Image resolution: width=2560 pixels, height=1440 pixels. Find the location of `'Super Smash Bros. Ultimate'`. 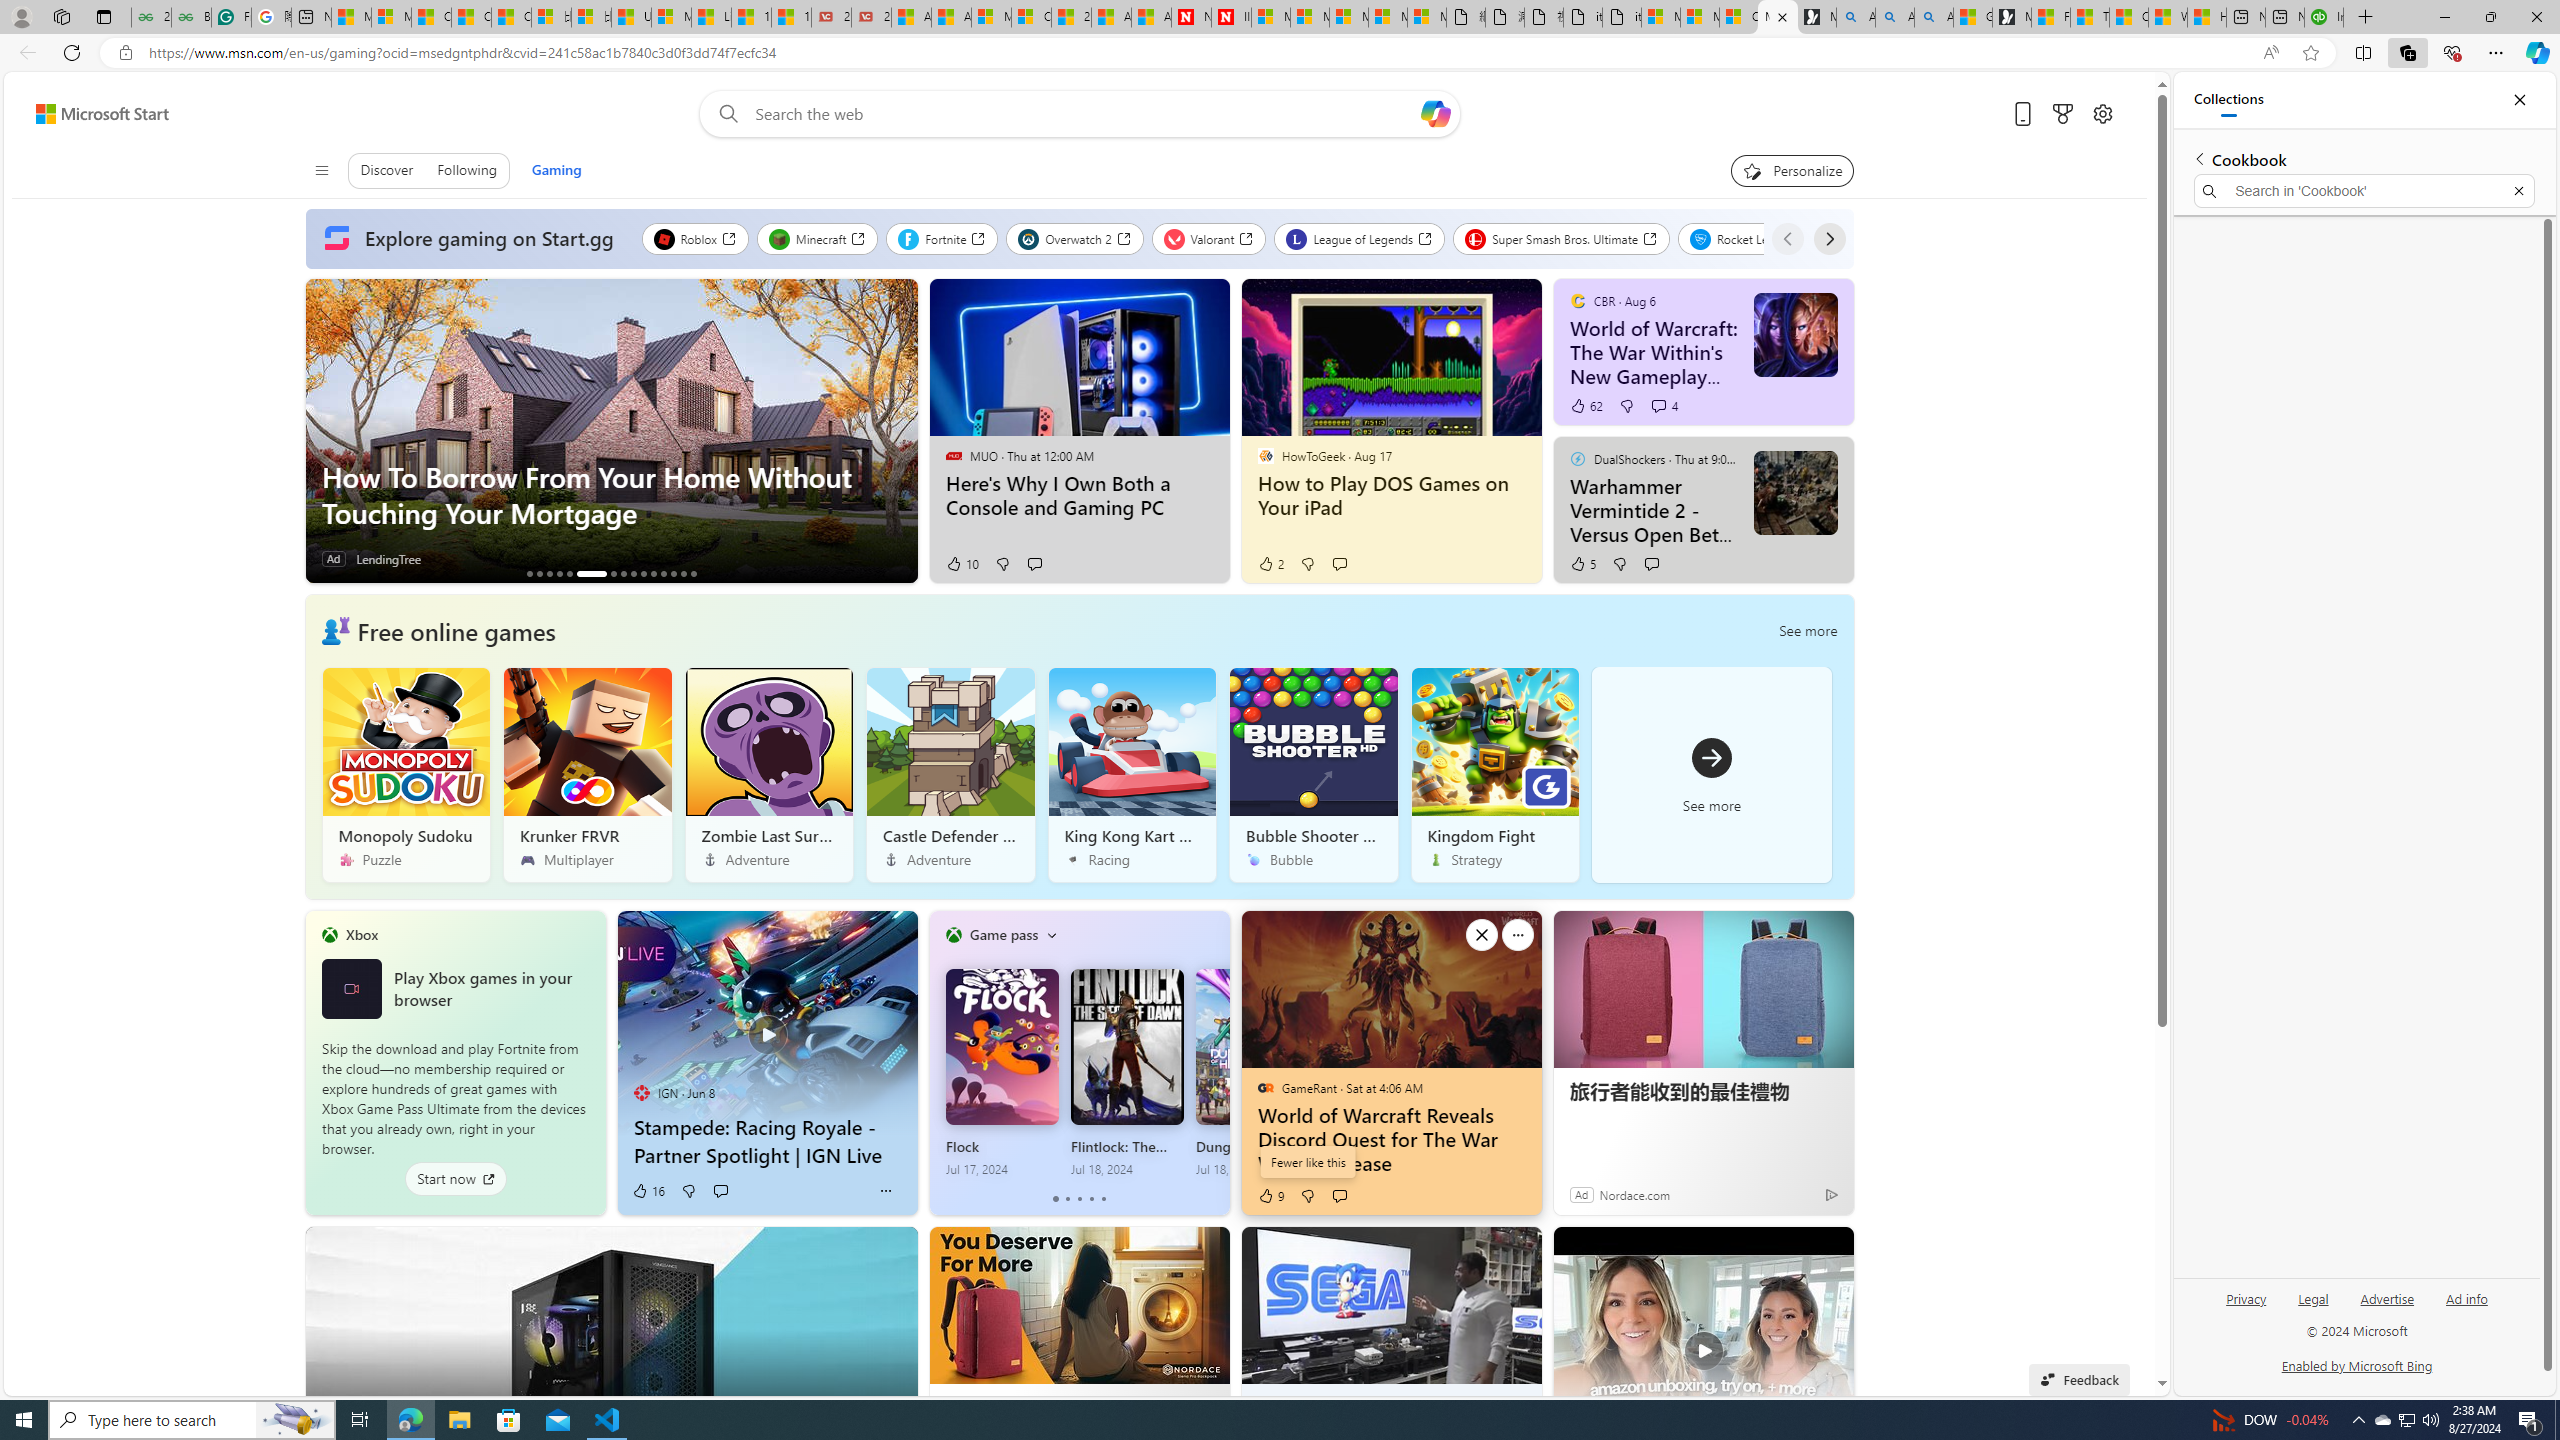

'Super Smash Bros. Ultimate' is located at coordinates (1561, 238).